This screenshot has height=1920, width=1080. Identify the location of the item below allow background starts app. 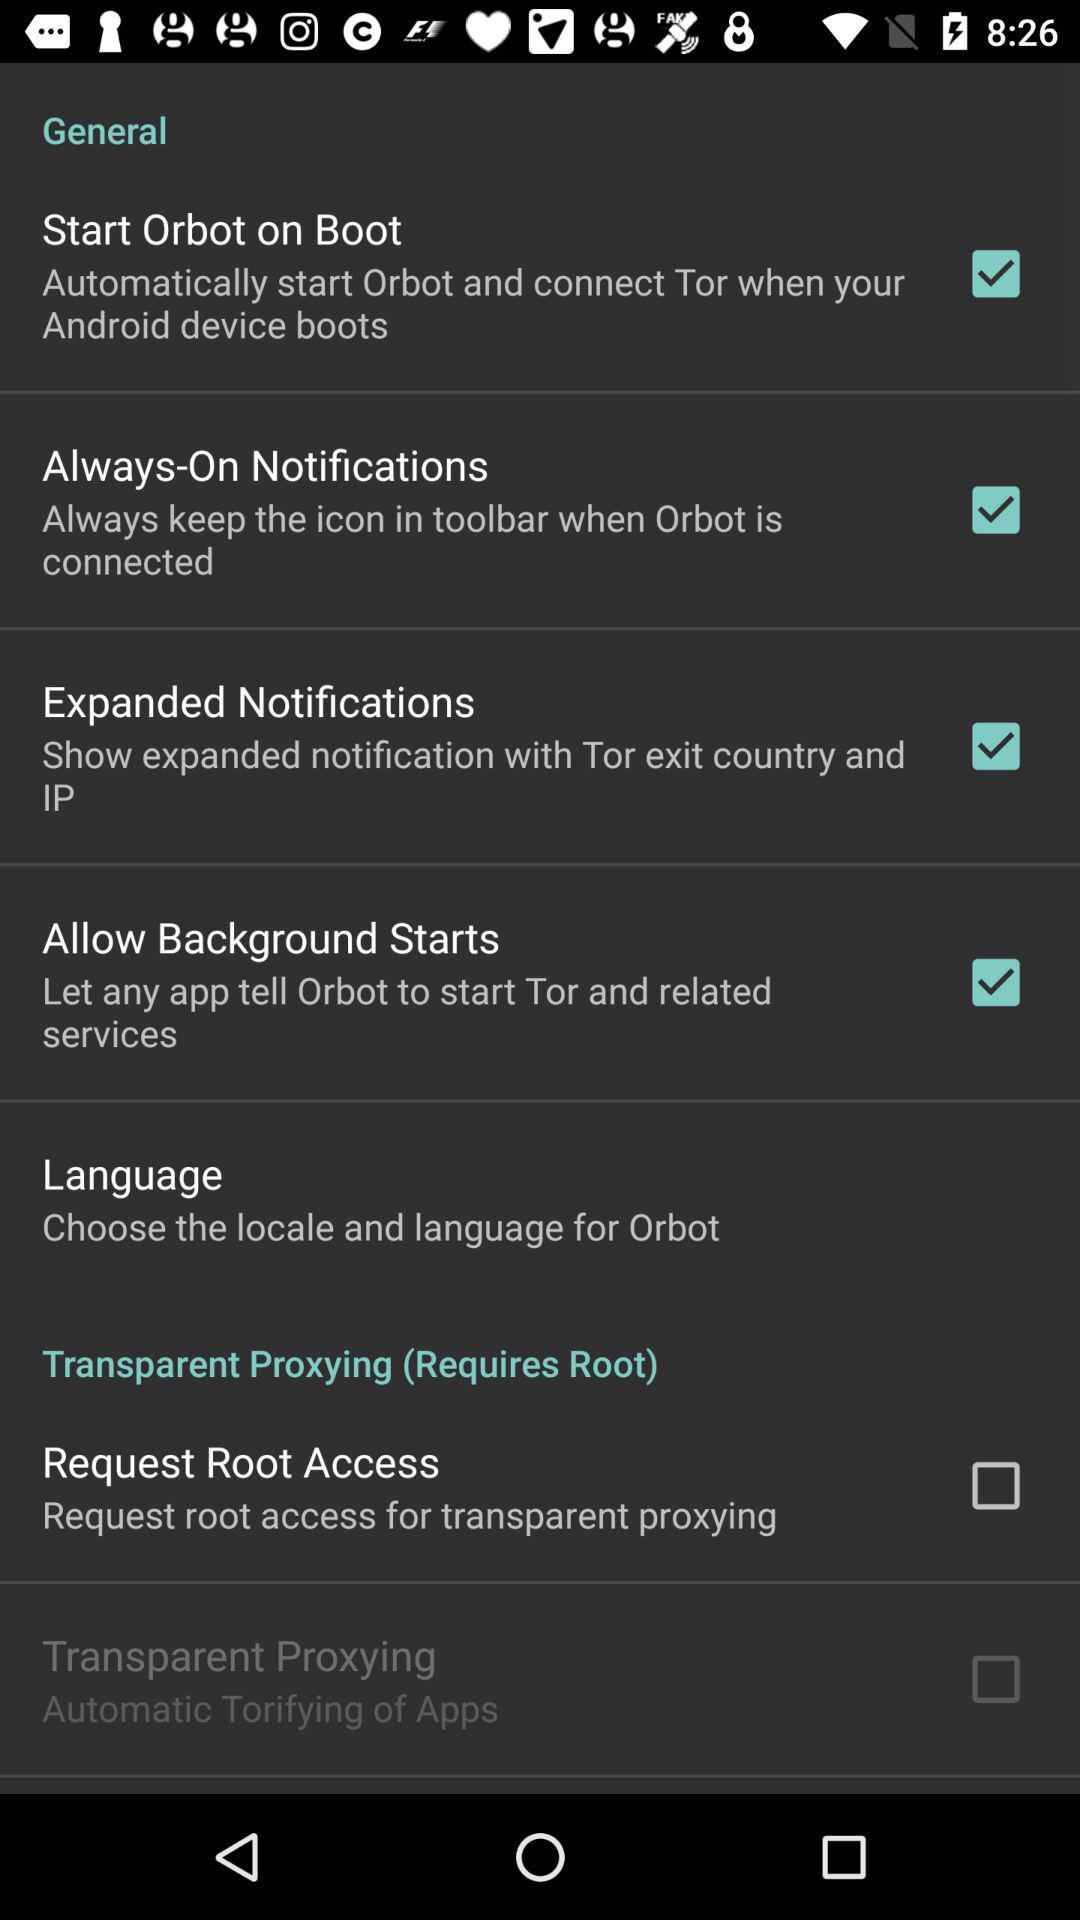
(477, 1011).